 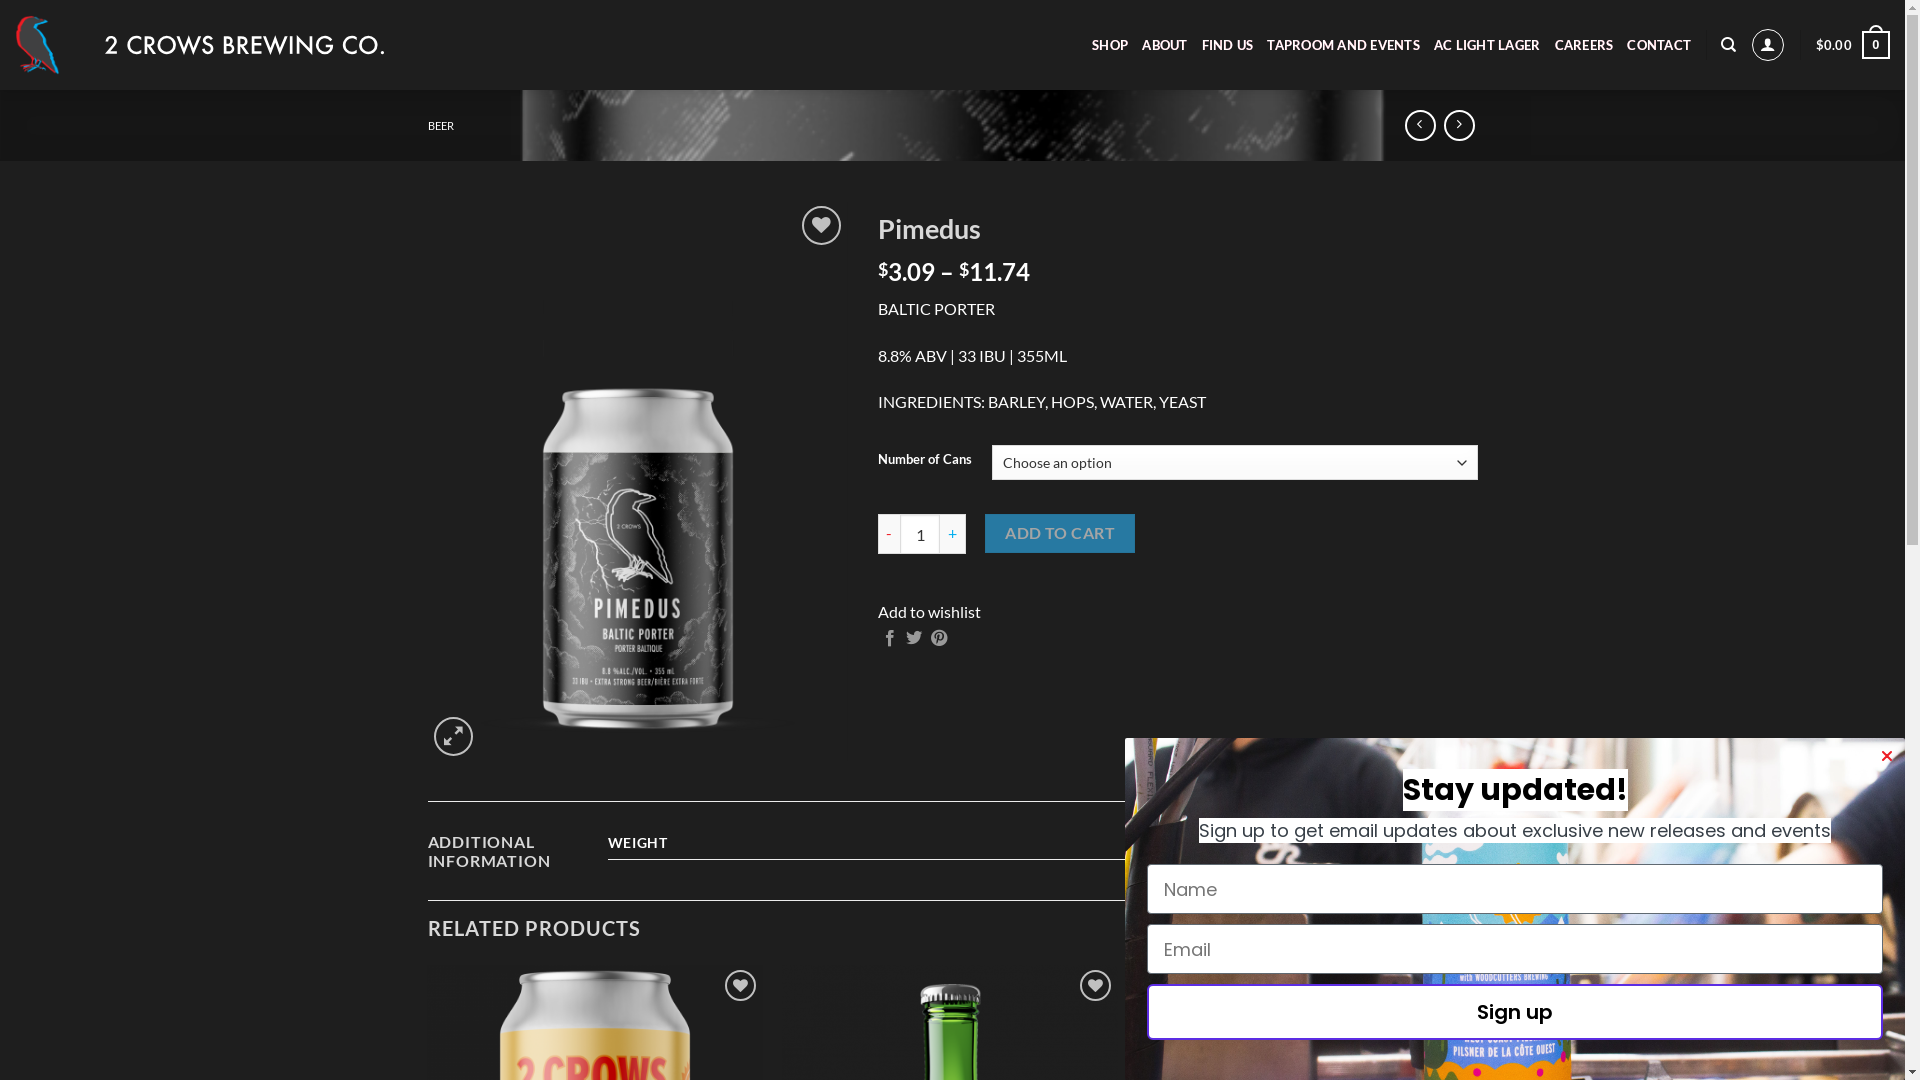 What do you see at coordinates (1343, 45) in the screenshot?
I see `'TAPROOM AND EVENTS'` at bounding box center [1343, 45].